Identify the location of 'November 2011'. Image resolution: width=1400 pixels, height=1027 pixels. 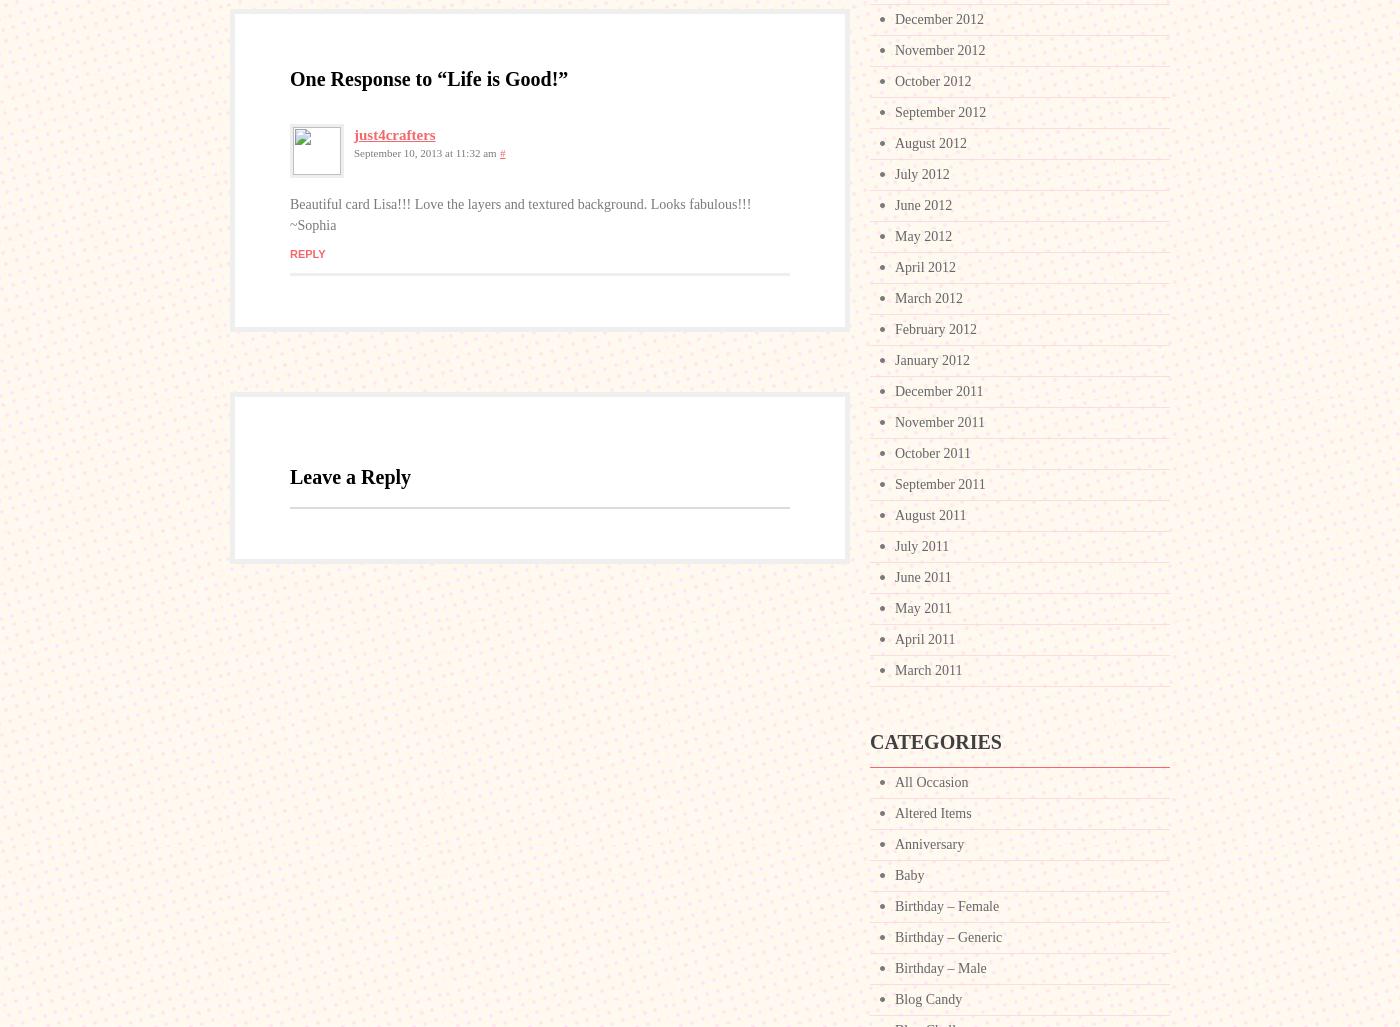
(894, 421).